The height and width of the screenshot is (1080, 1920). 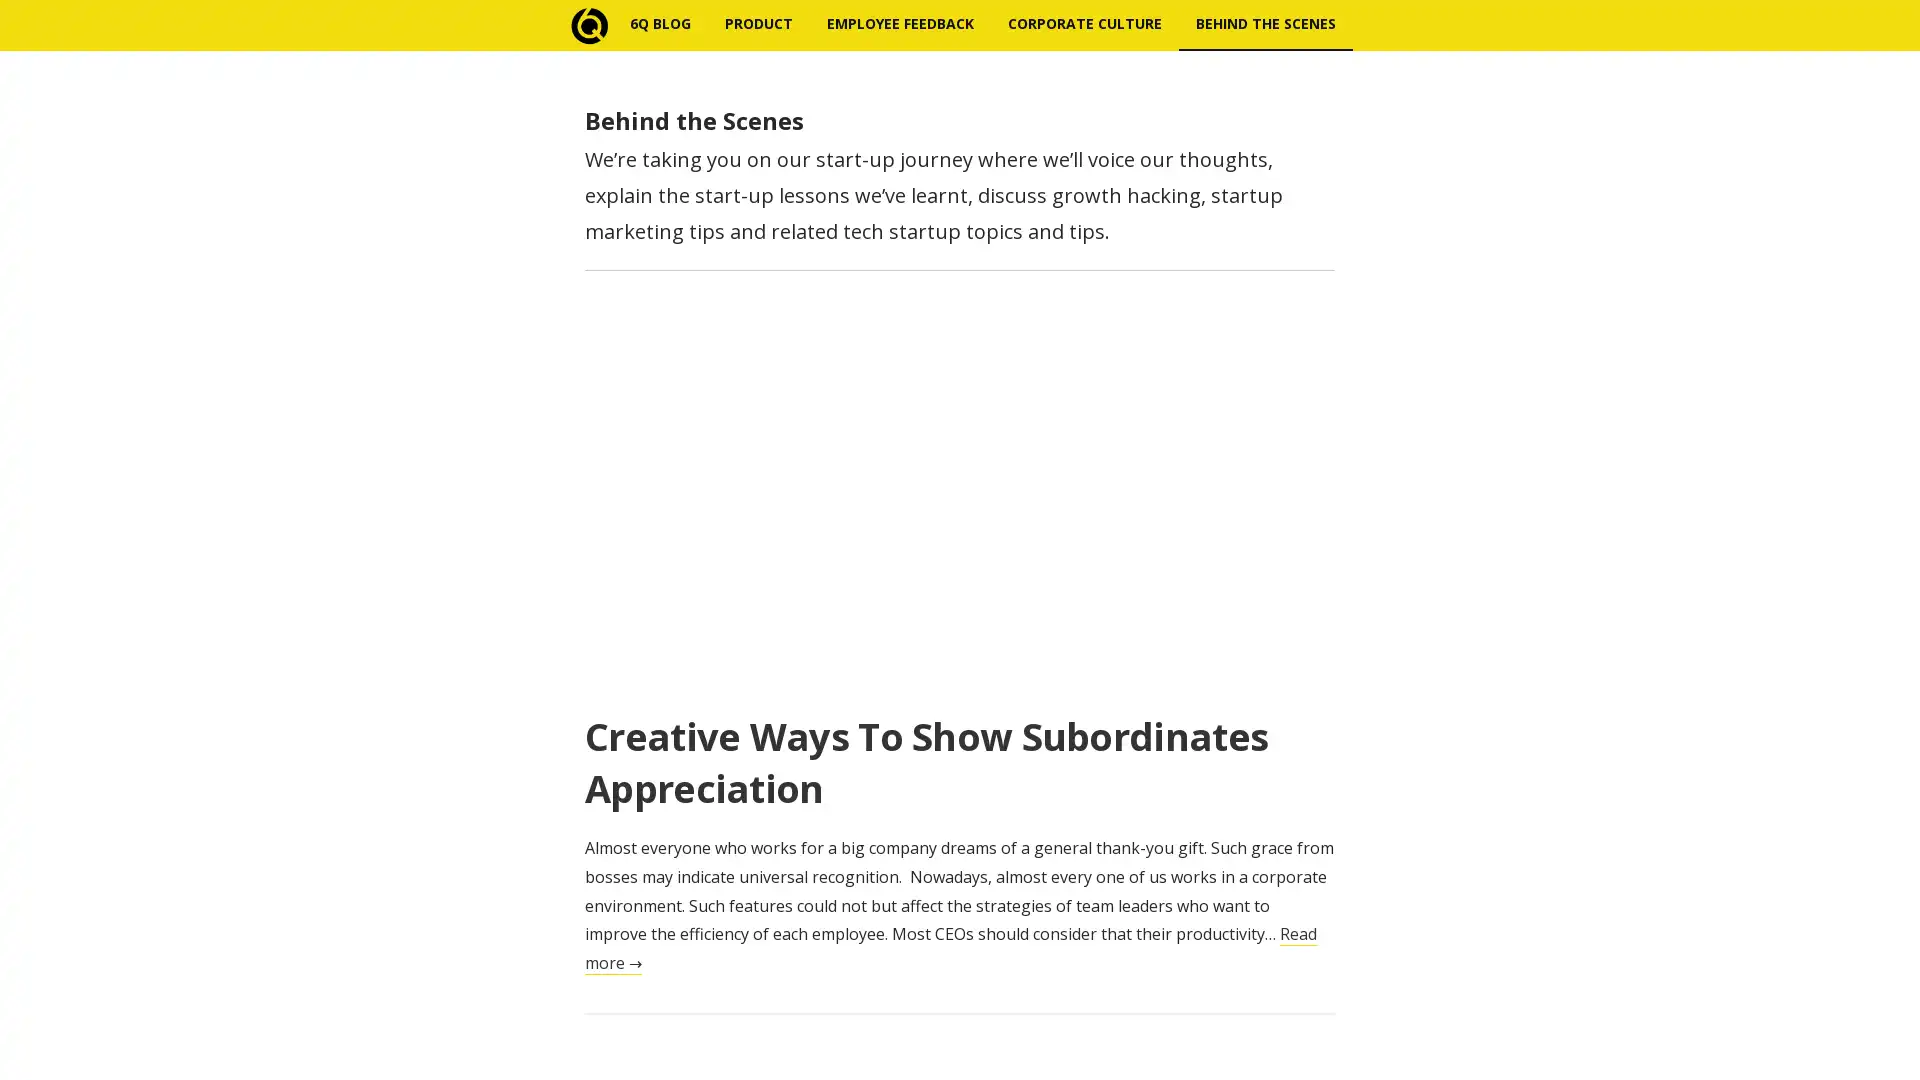 What do you see at coordinates (1180, 1051) in the screenshot?
I see `Subscribe` at bounding box center [1180, 1051].